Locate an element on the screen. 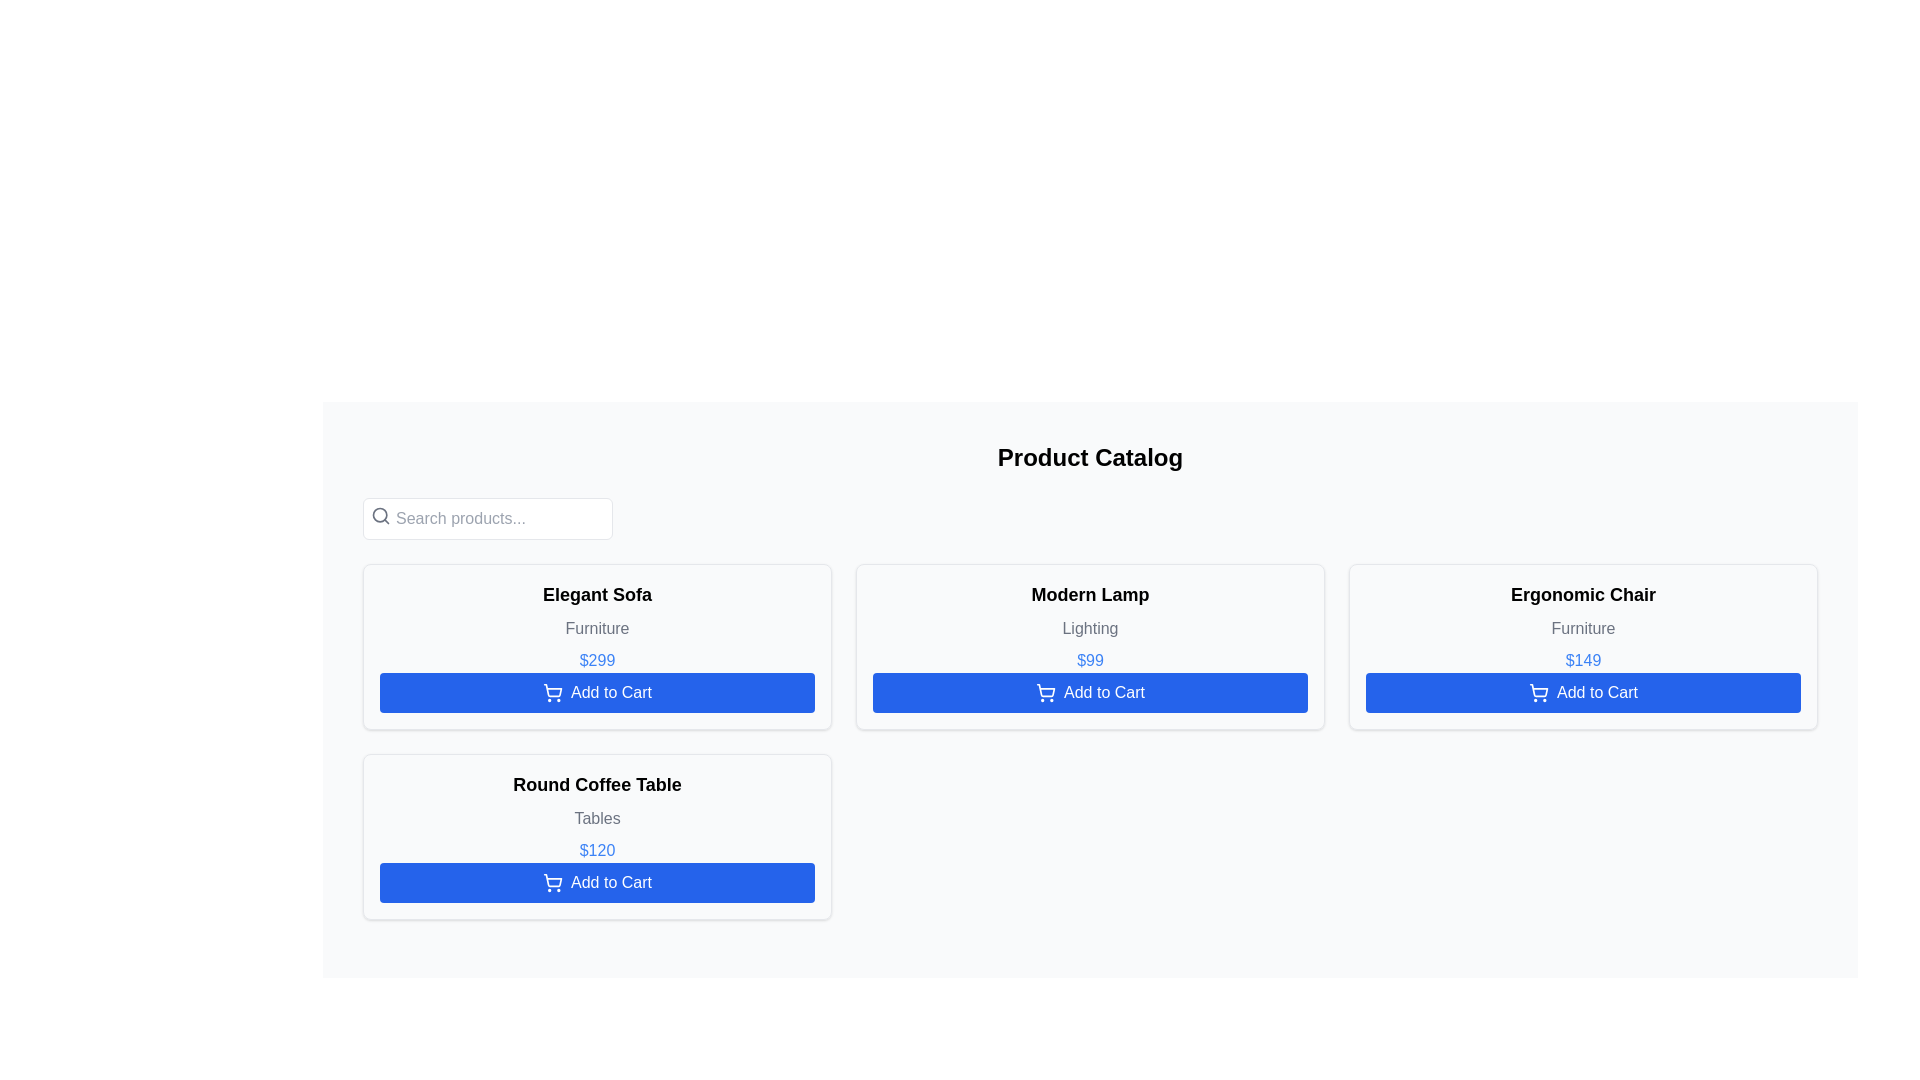 The height and width of the screenshot is (1080, 1920). the button located at the bottom of the product card for 'Modern Lamp' is located at coordinates (1089, 692).